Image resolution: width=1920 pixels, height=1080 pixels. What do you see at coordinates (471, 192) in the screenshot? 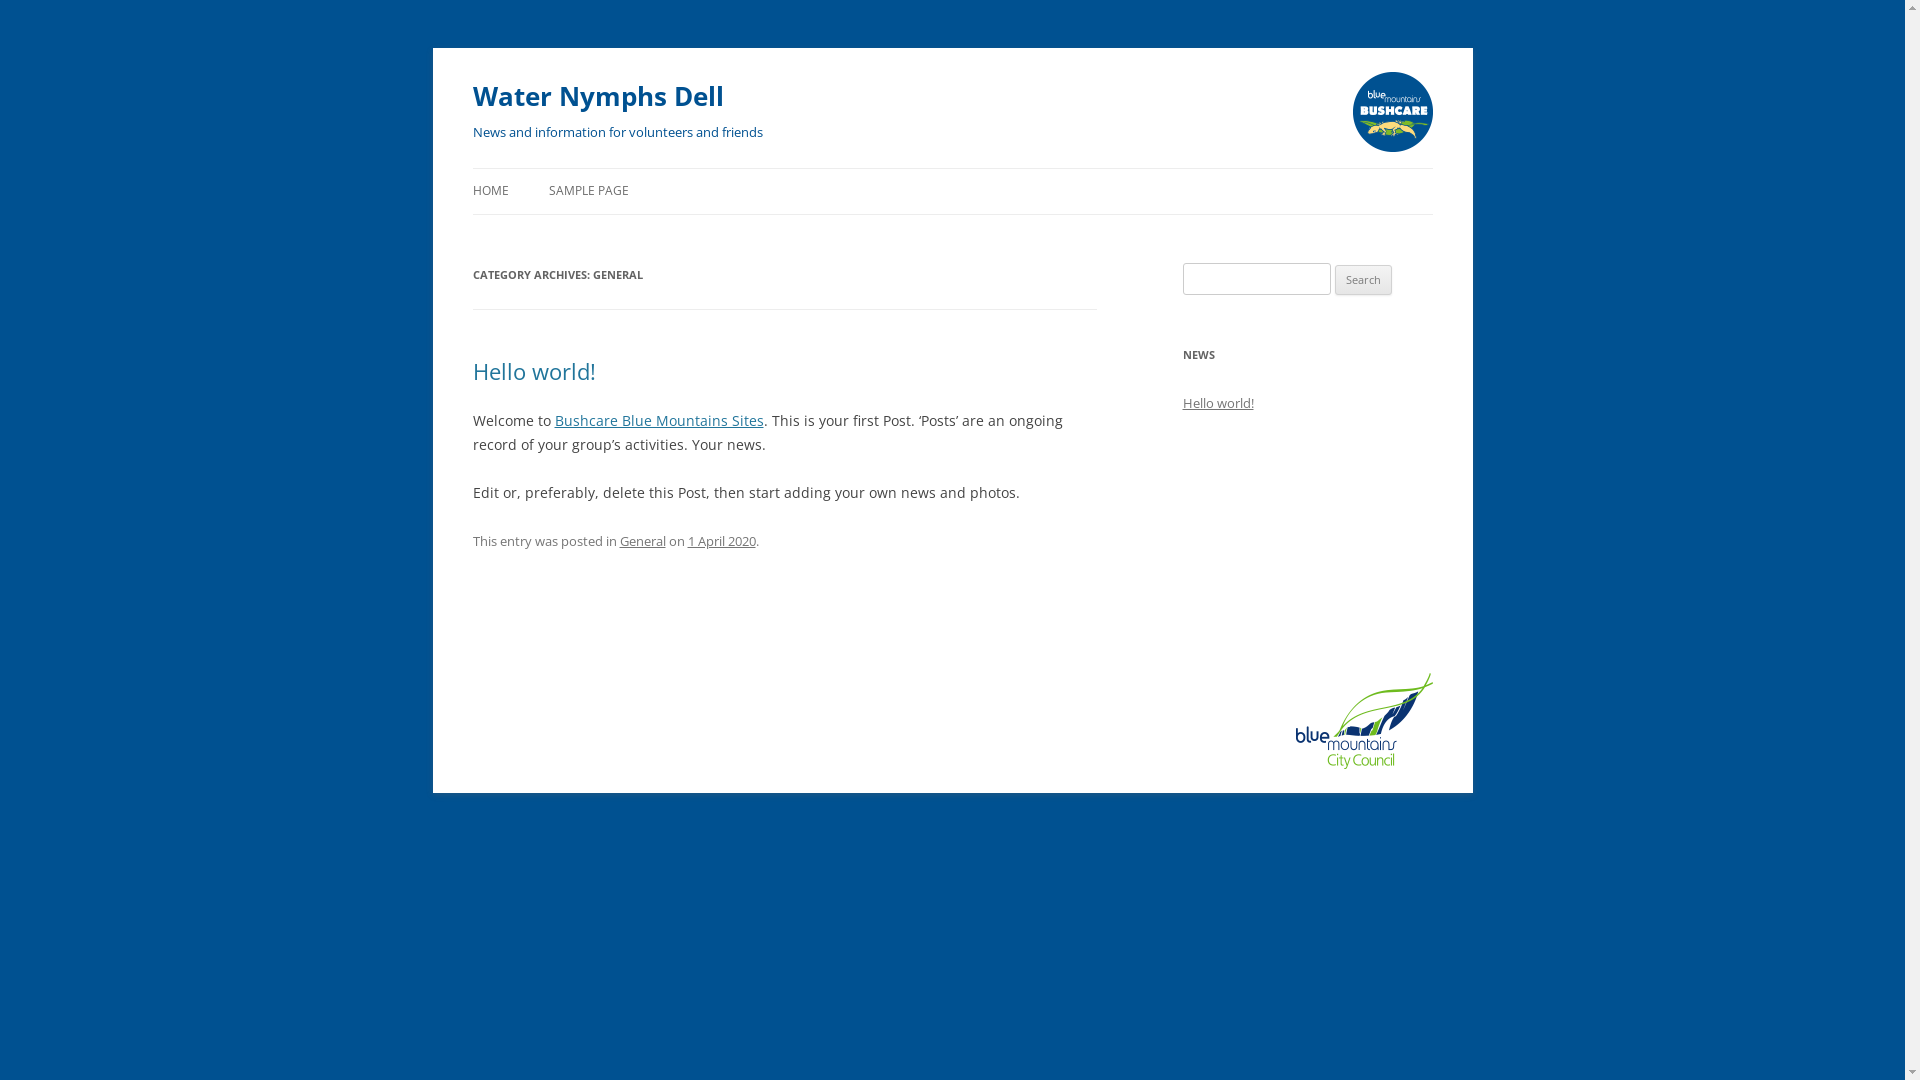
I see `'Skip to content'` at bounding box center [471, 192].